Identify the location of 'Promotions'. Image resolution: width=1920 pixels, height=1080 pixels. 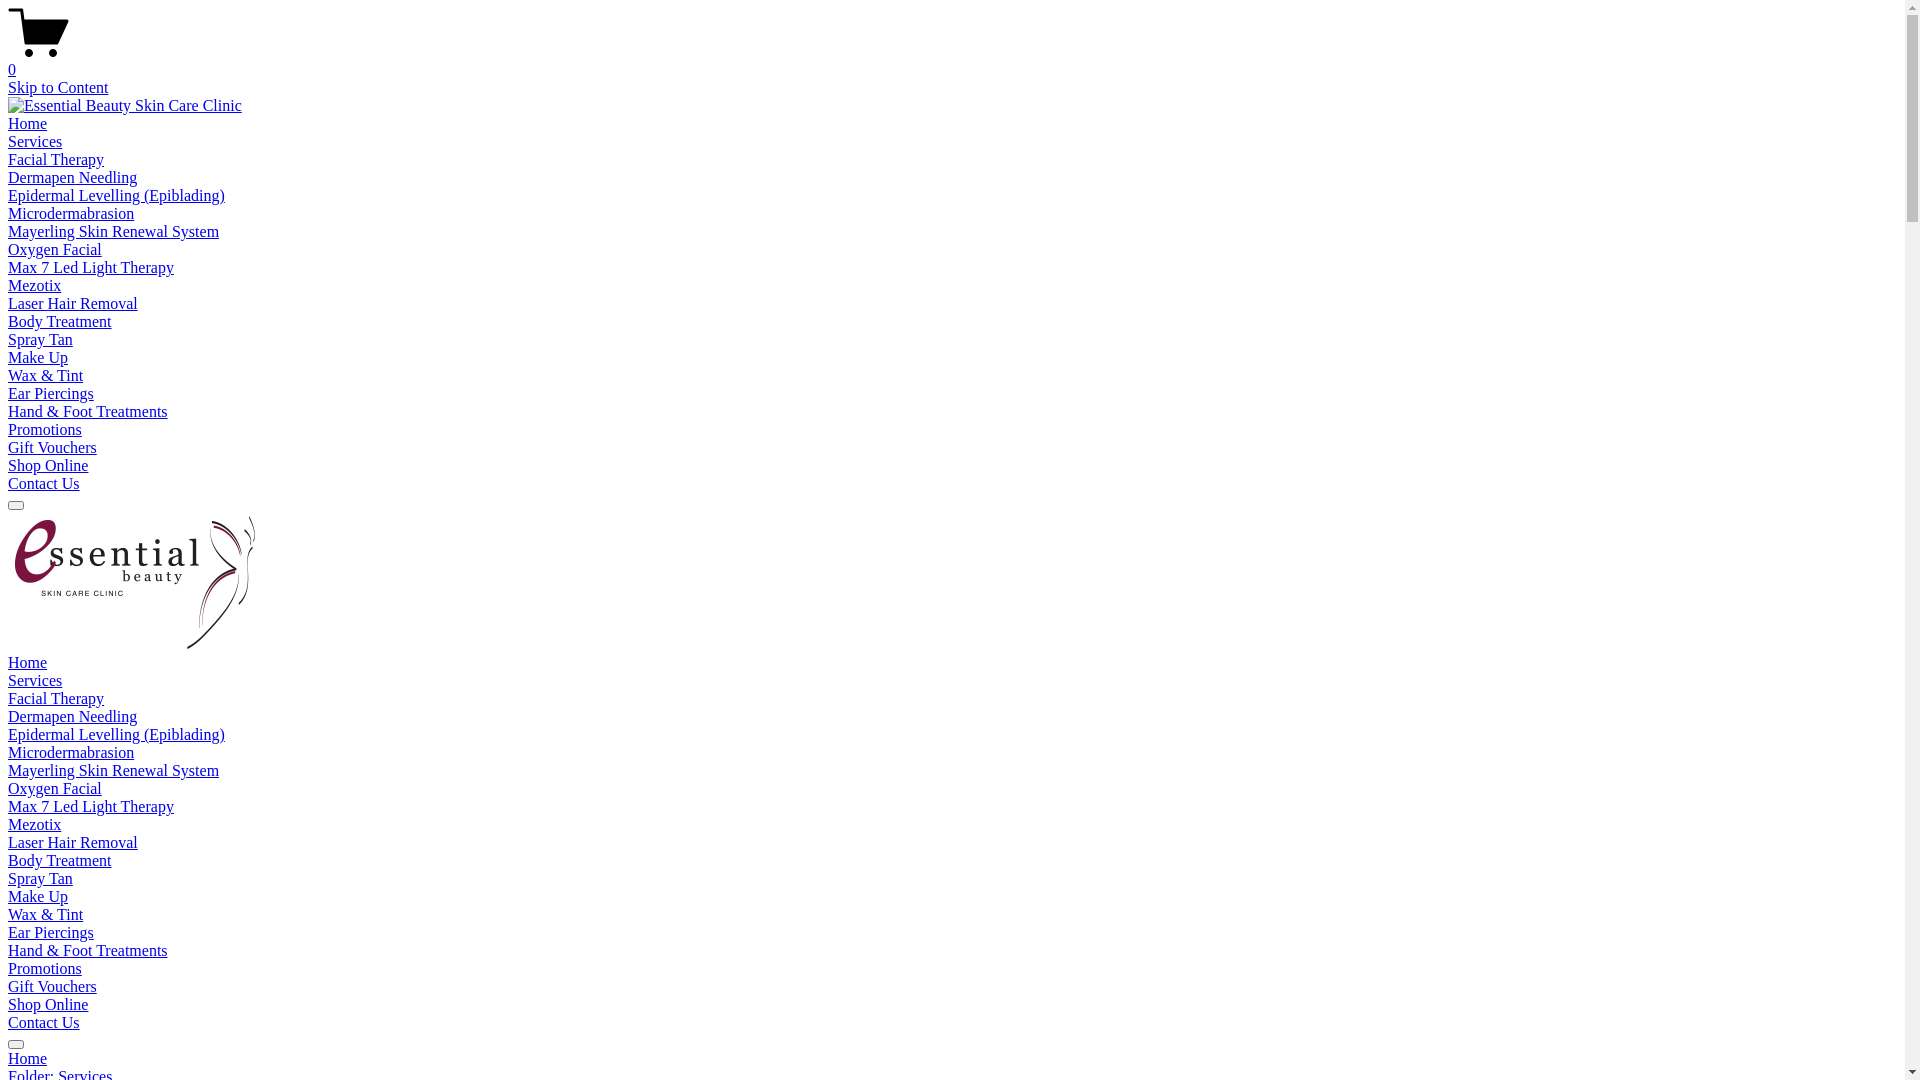
(44, 967).